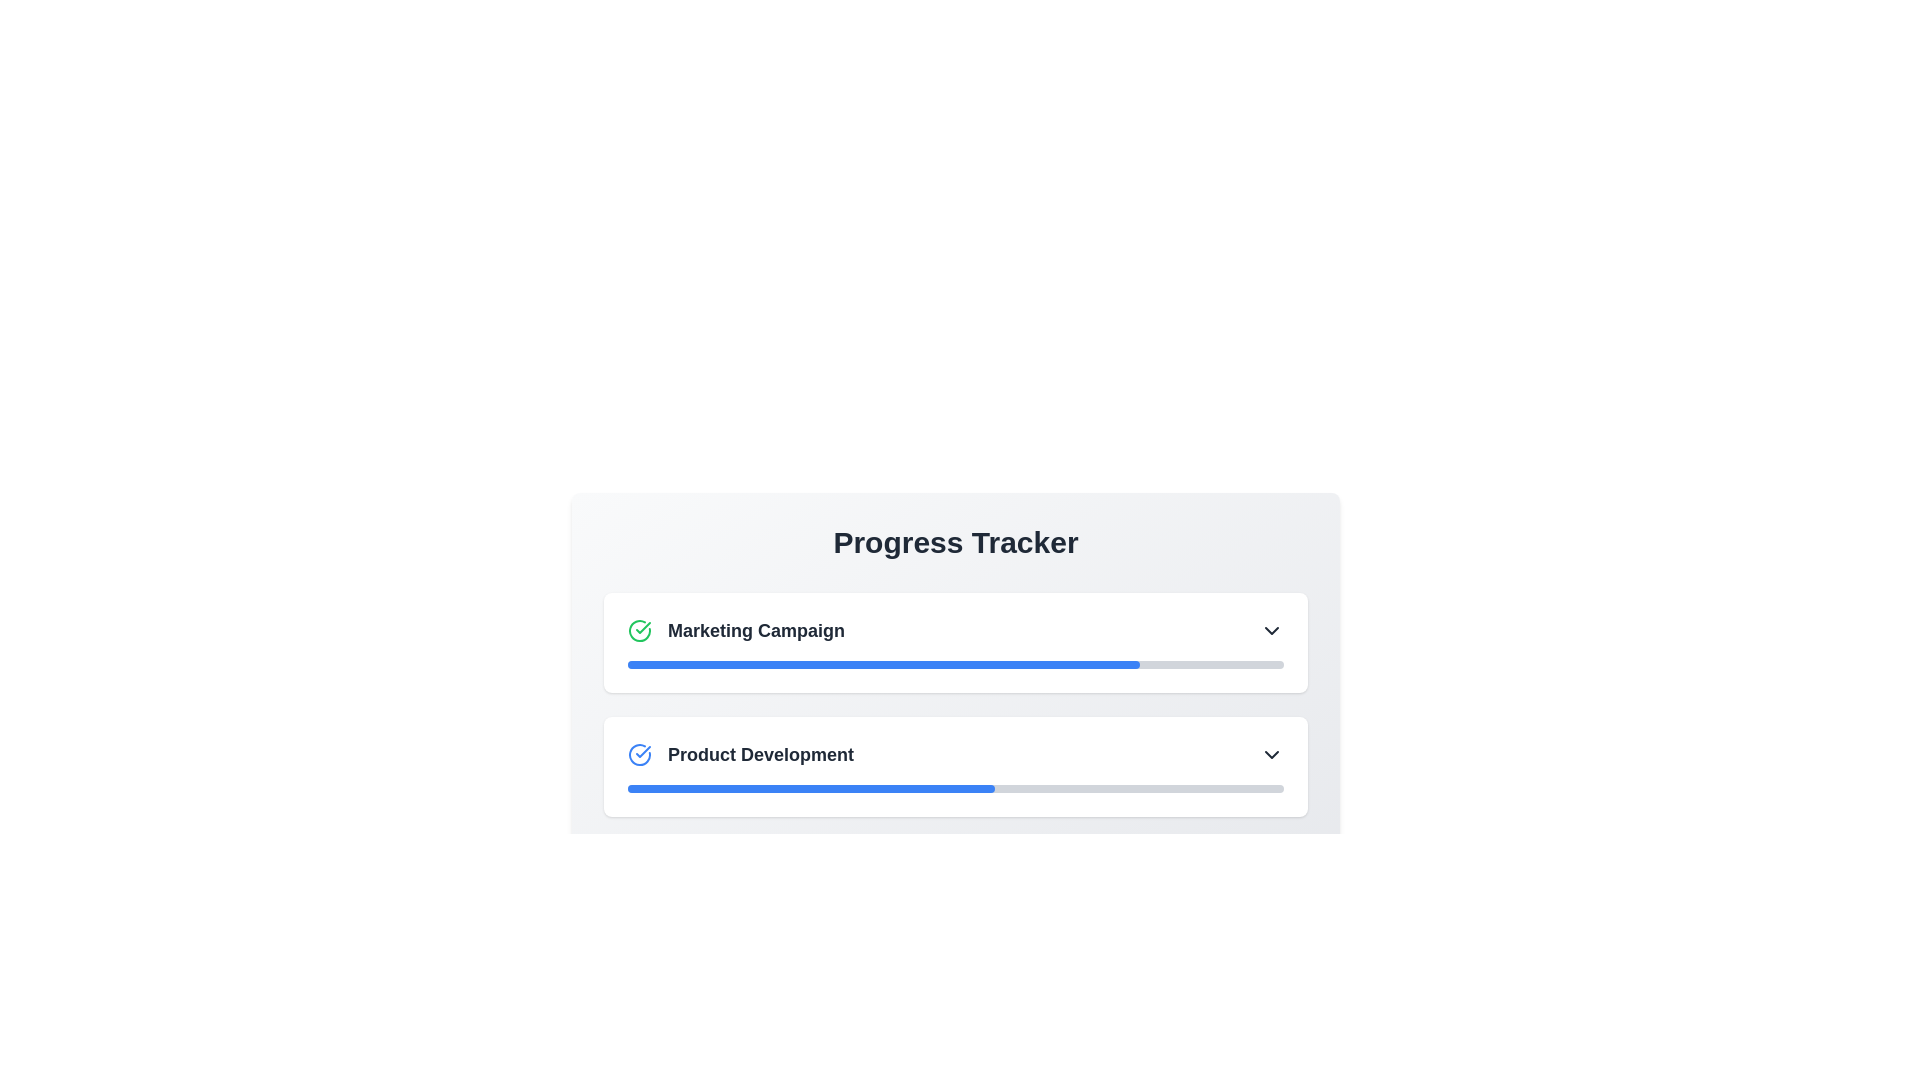 This screenshot has width=1920, height=1080. What do you see at coordinates (882, 664) in the screenshot?
I see `the blue progress bar located under the 'Marketing Campaign' heading in the 'Progress Tracker' section` at bounding box center [882, 664].